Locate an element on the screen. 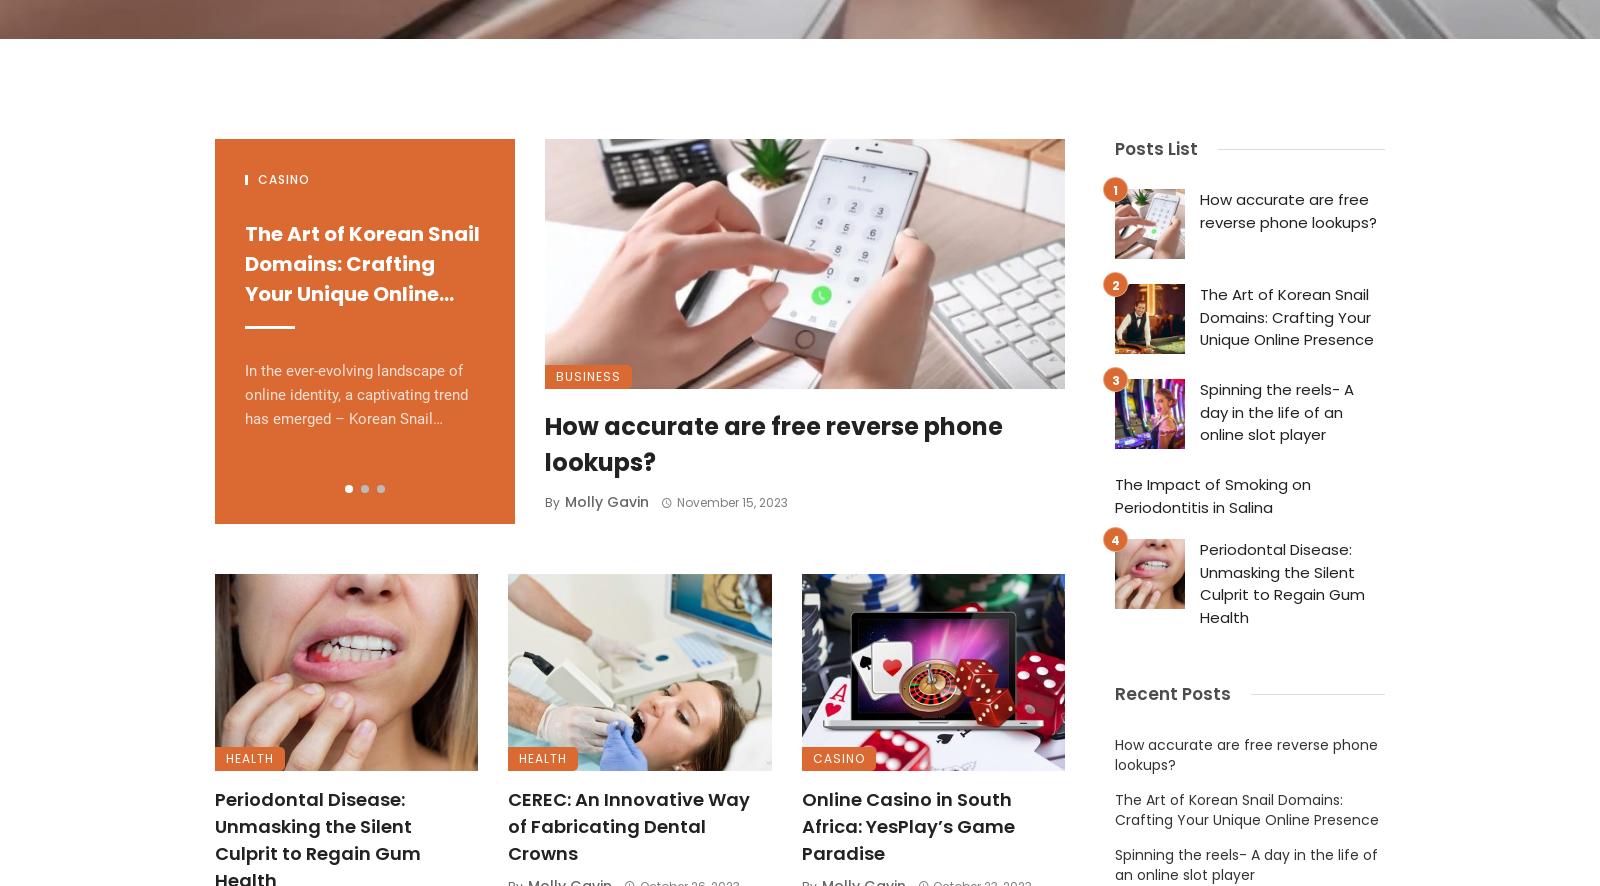 This screenshot has height=886, width=1600. 'Posts List' is located at coordinates (1156, 148).